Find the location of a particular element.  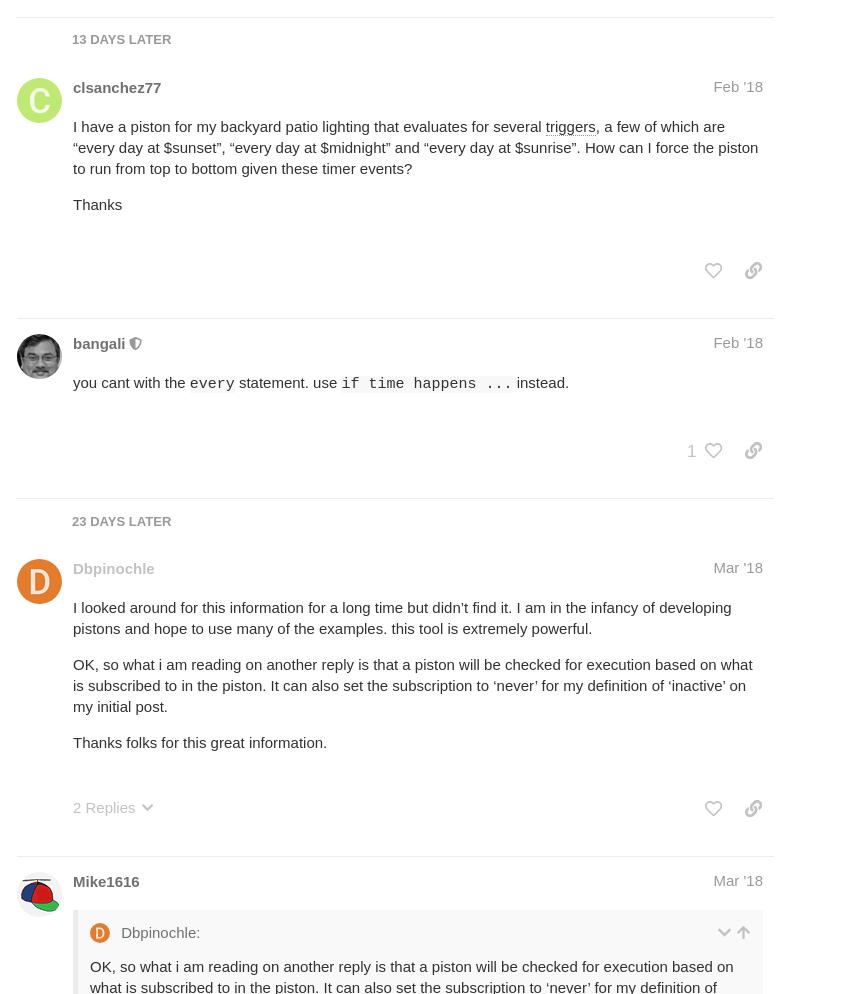

'conditions' is located at coordinates (669, 433).